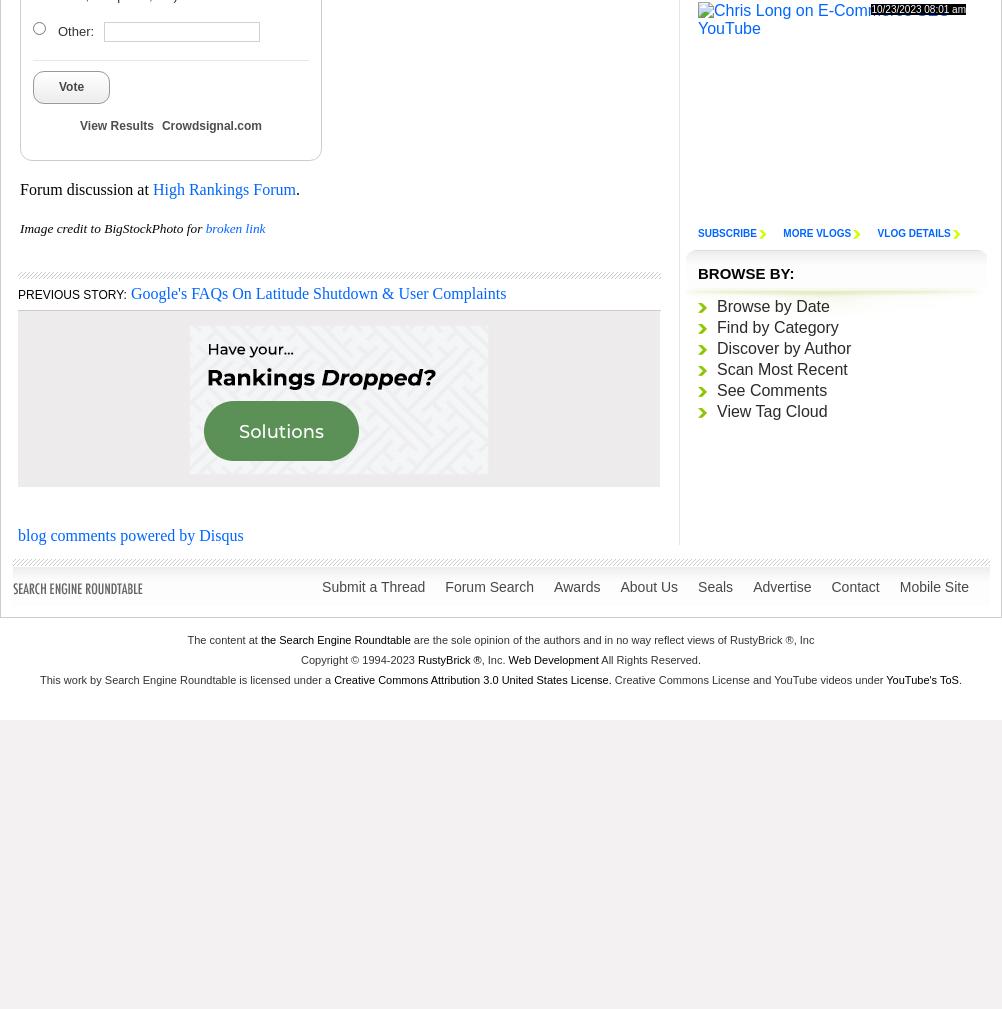  What do you see at coordinates (471, 678) in the screenshot?
I see `'Creative Commons Attribution 3.0 United States License.'` at bounding box center [471, 678].